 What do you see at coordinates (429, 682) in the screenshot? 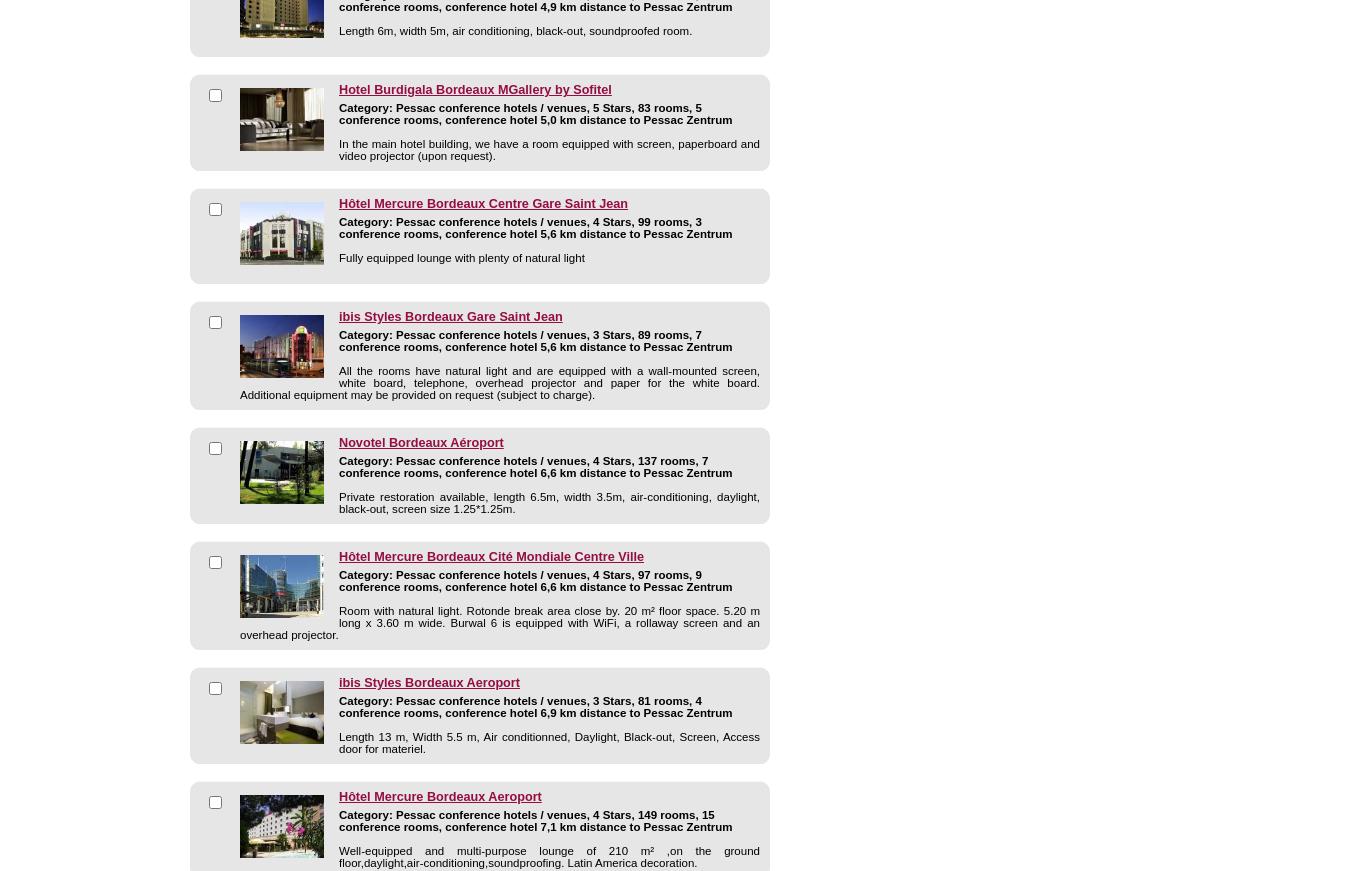
I see `'ibis Styles Bordeaux Aeroport'` at bounding box center [429, 682].